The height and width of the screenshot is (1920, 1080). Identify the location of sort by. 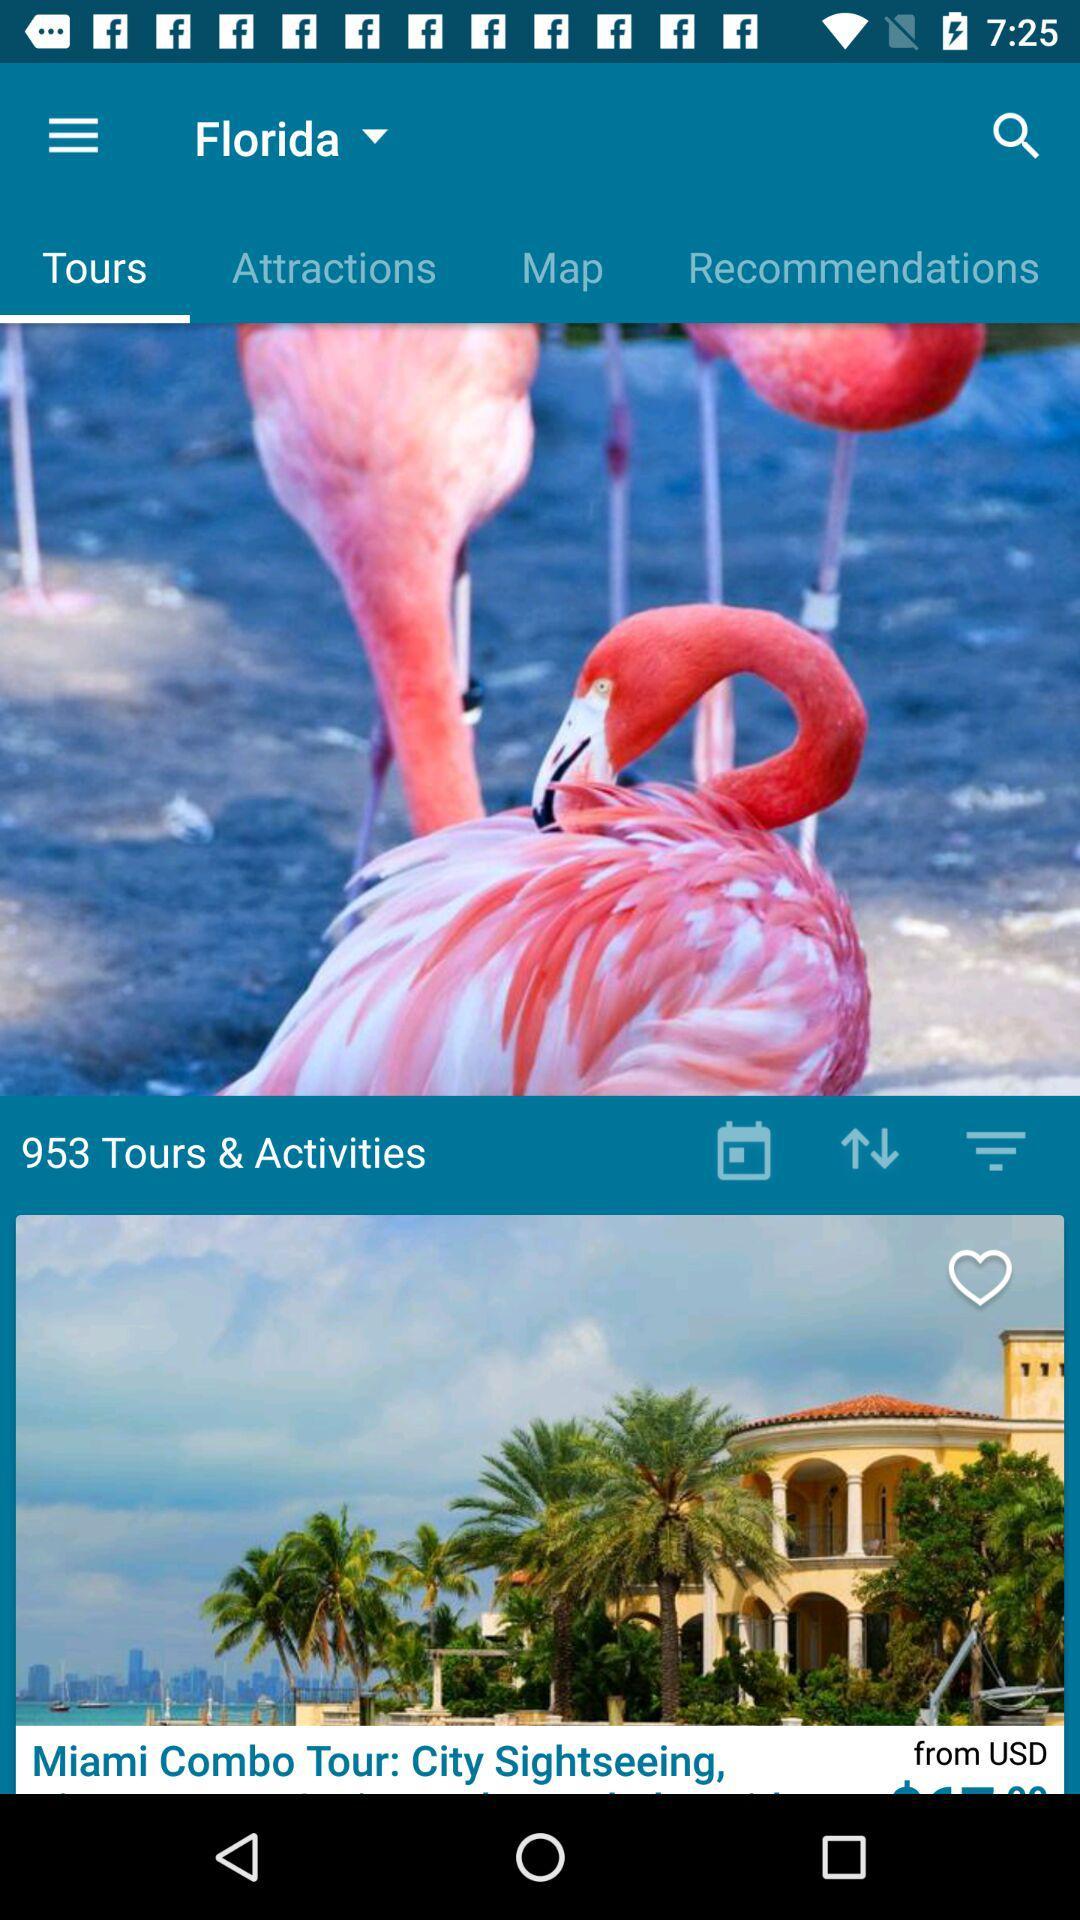
(869, 1151).